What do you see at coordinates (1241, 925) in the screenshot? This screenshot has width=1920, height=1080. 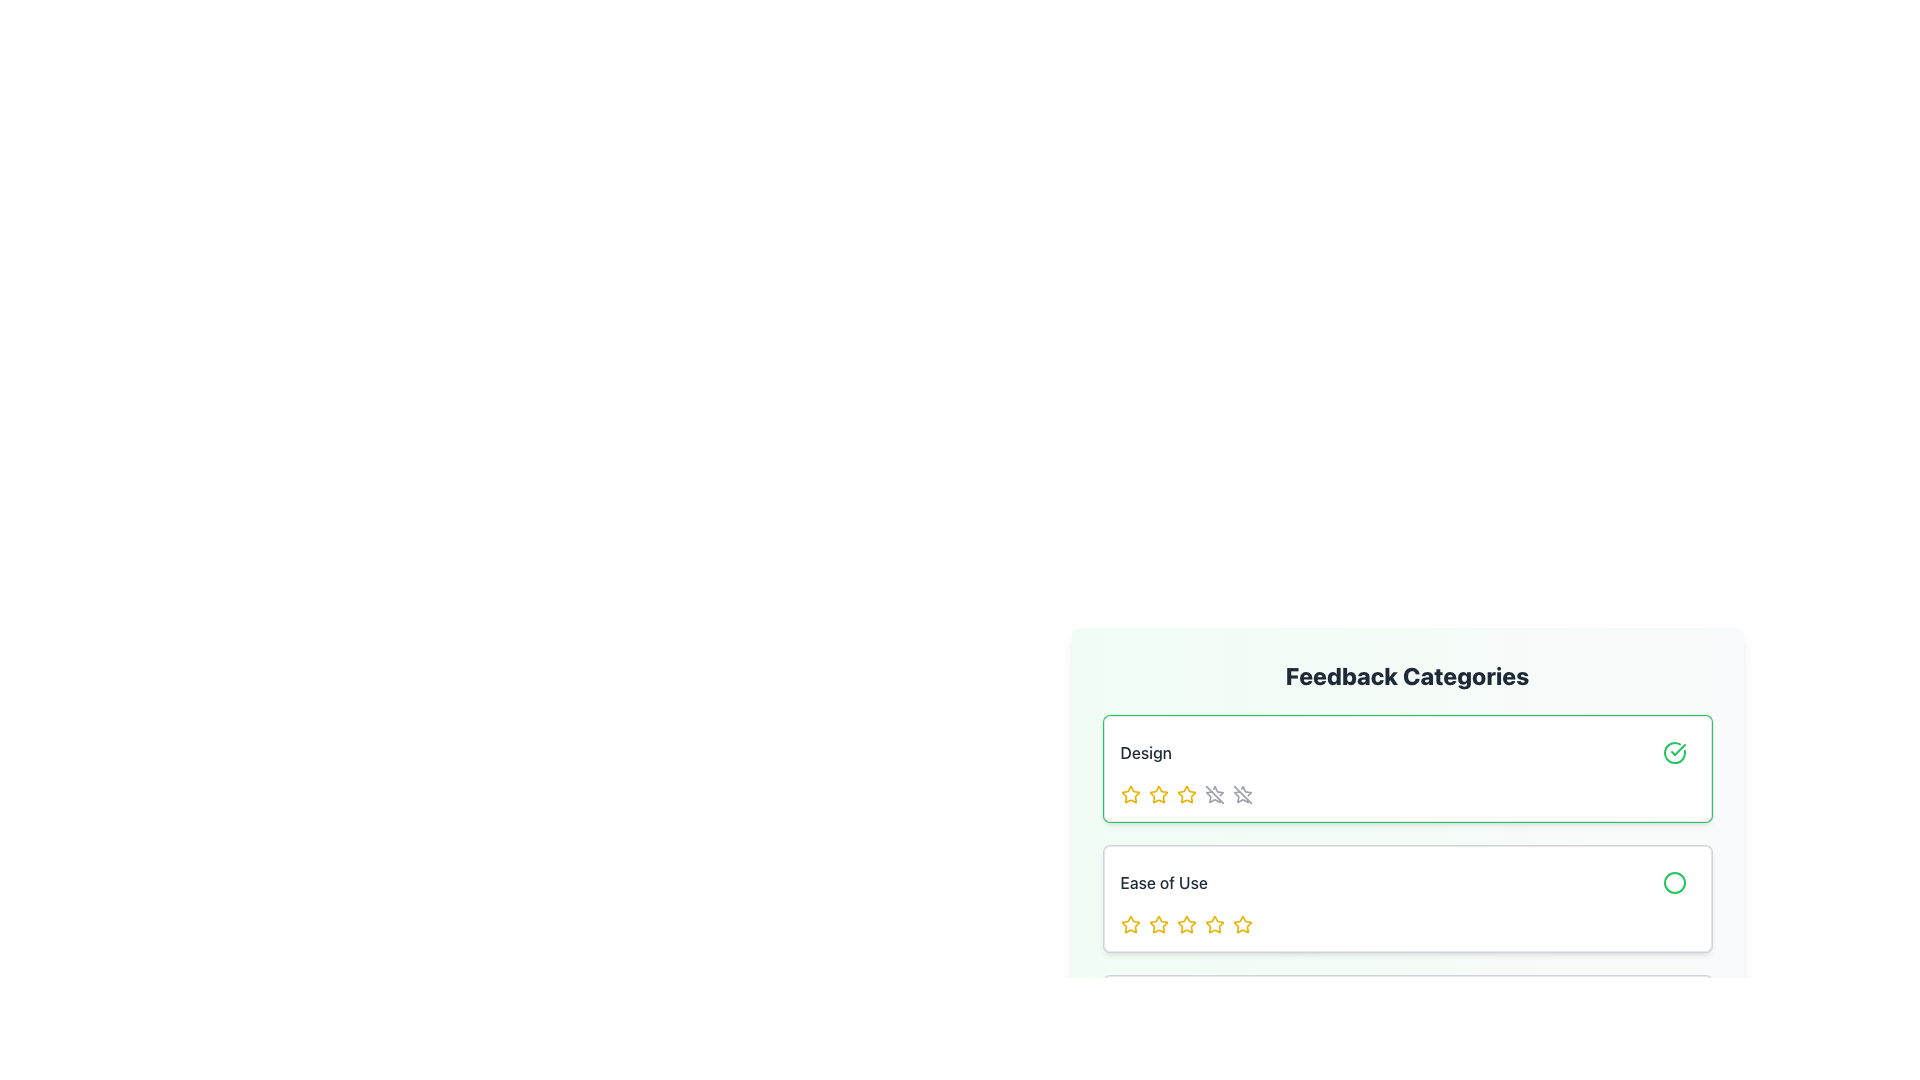 I see `the fifth interactive star icon used for rating 'Ease of Use'` at bounding box center [1241, 925].